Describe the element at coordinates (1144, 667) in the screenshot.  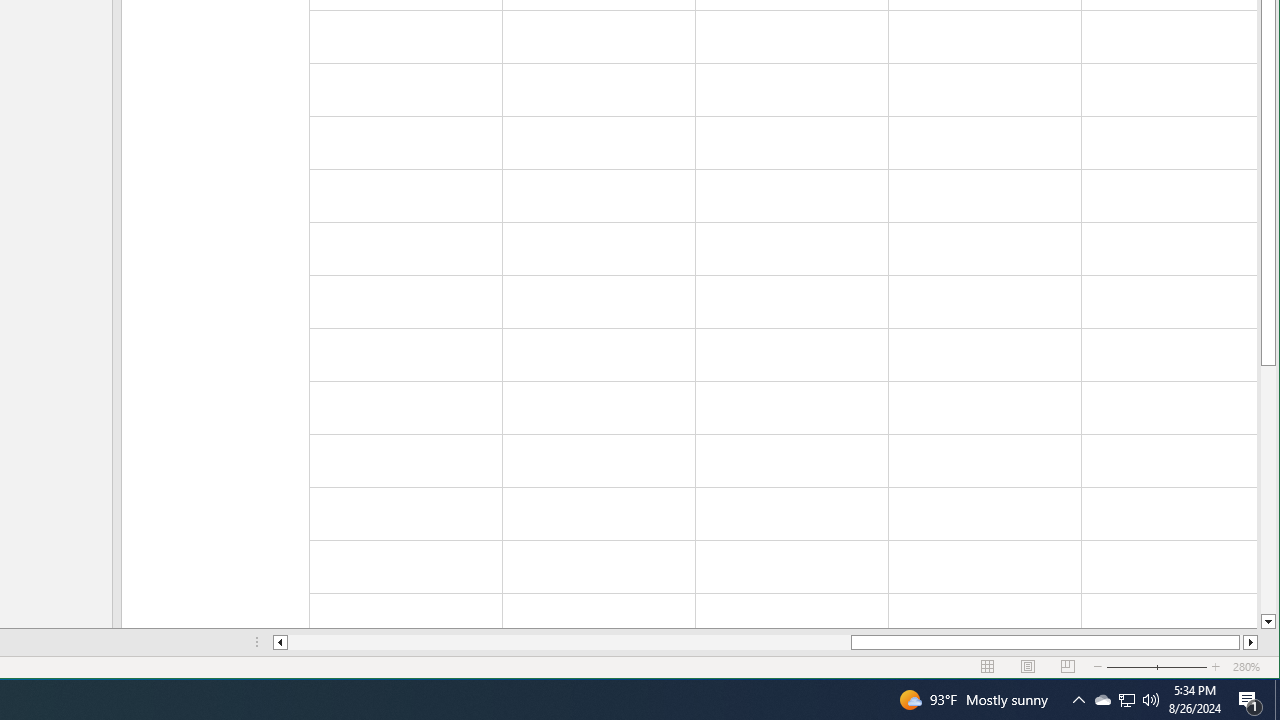
I see `'Zoom Out'` at that location.